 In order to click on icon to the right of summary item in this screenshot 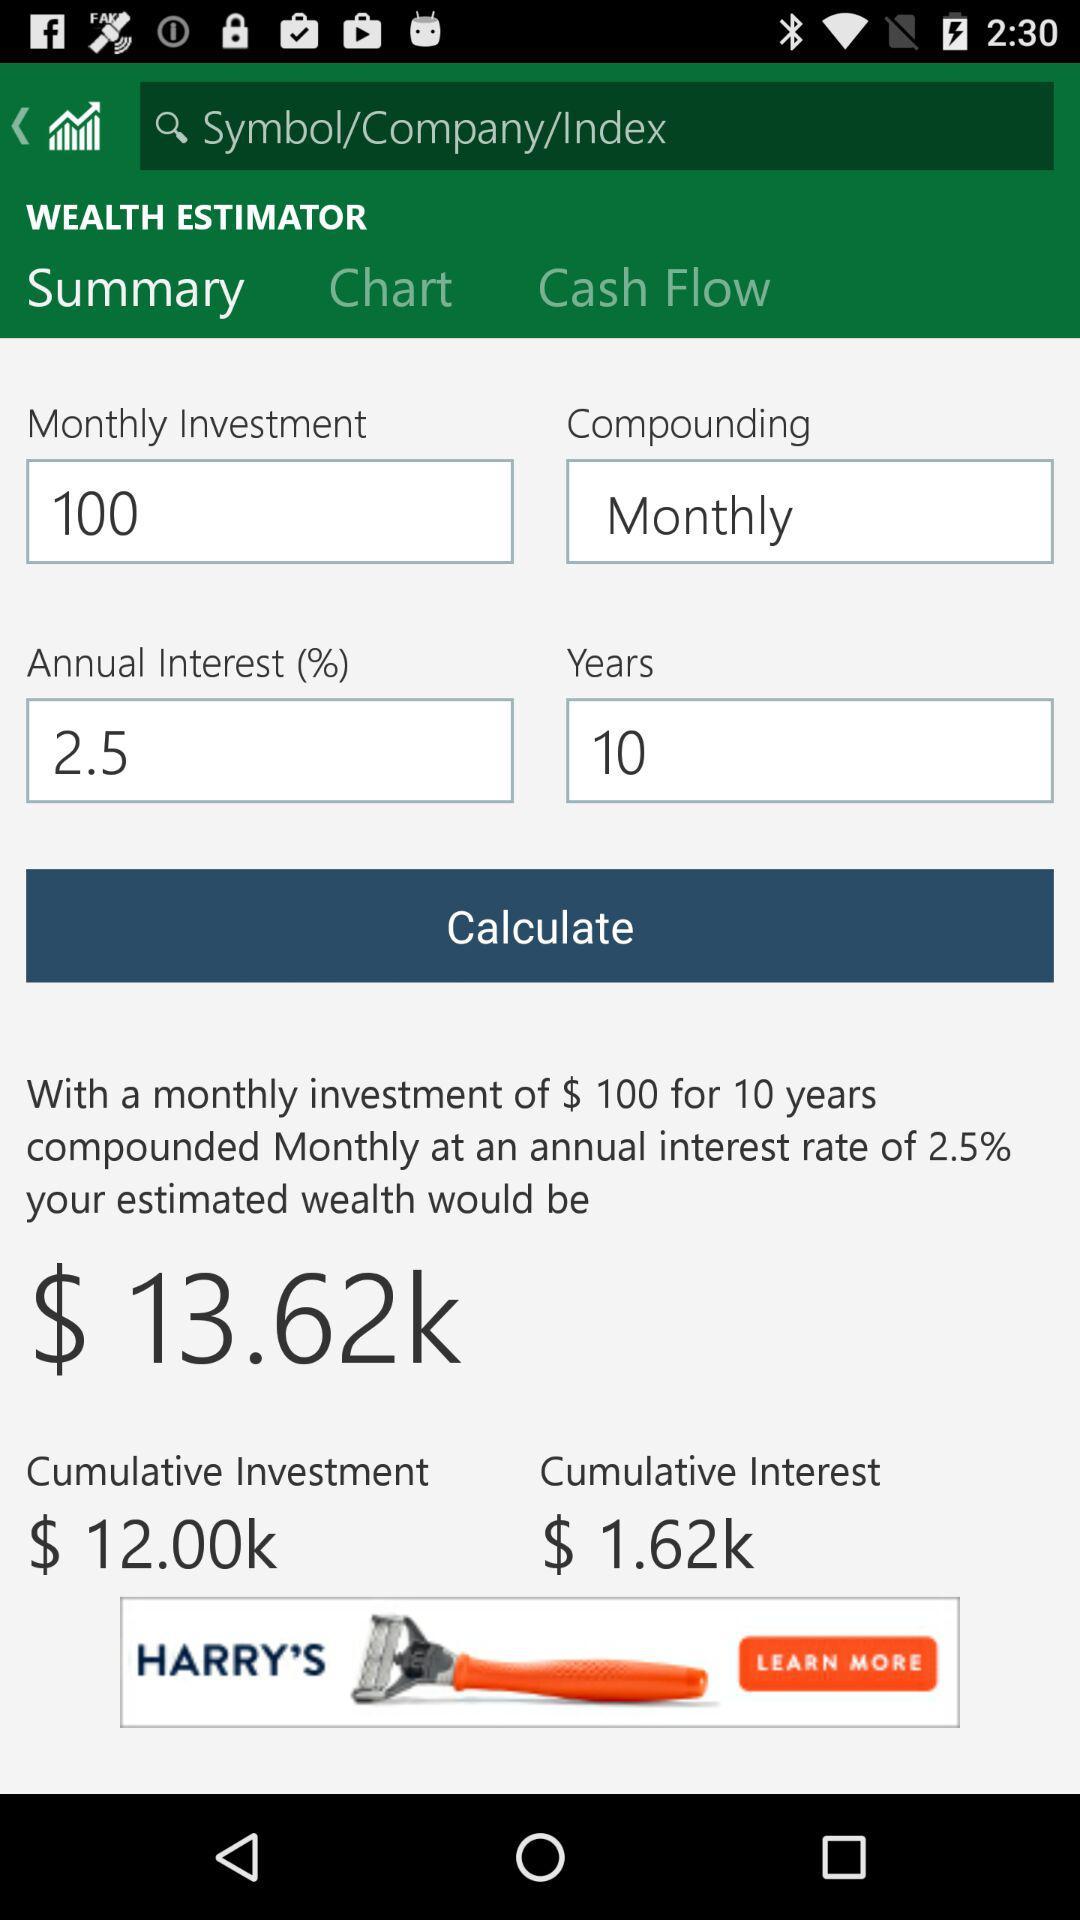, I will do `click(405, 290)`.